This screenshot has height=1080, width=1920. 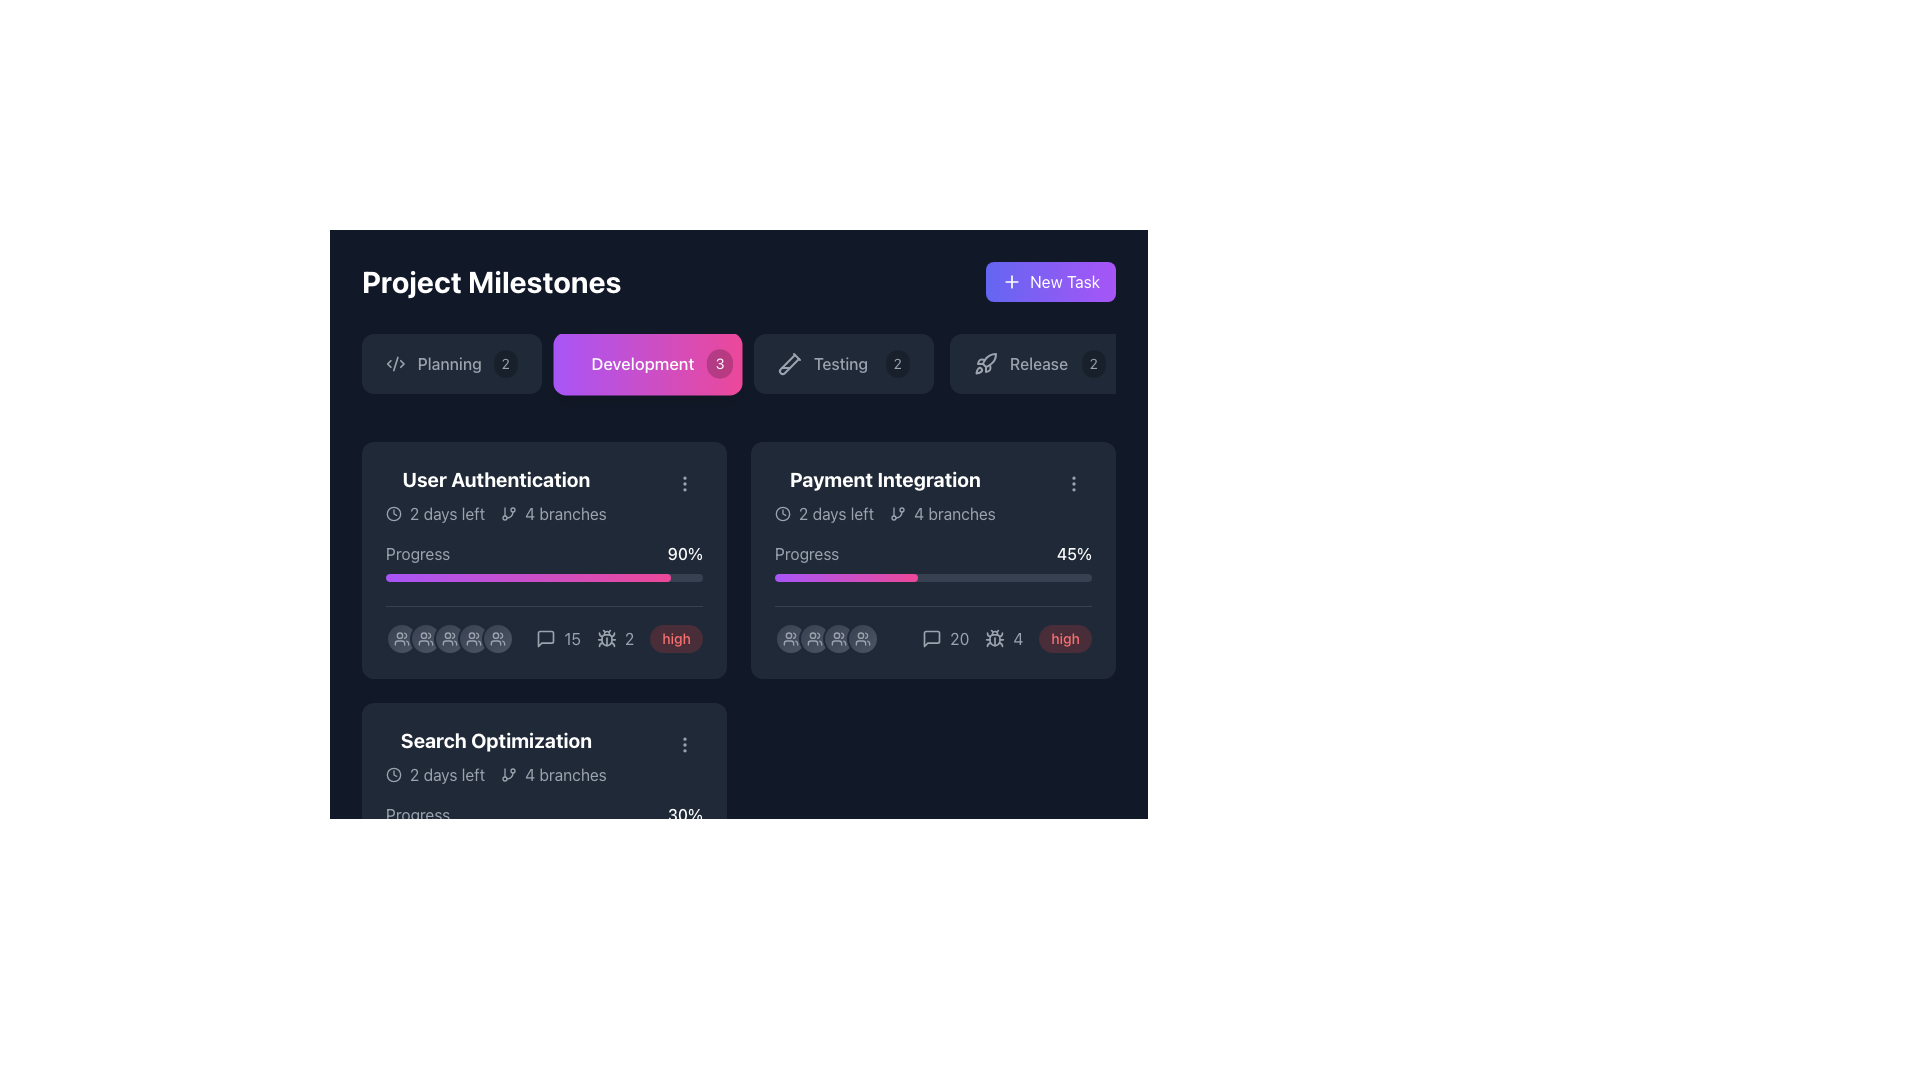 What do you see at coordinates (884, 495) in the screenshot?
I see `the header and summary section of the 'Payment Integration' task card located in the second column under the 'Development' section` at bounding box center [884, 495].